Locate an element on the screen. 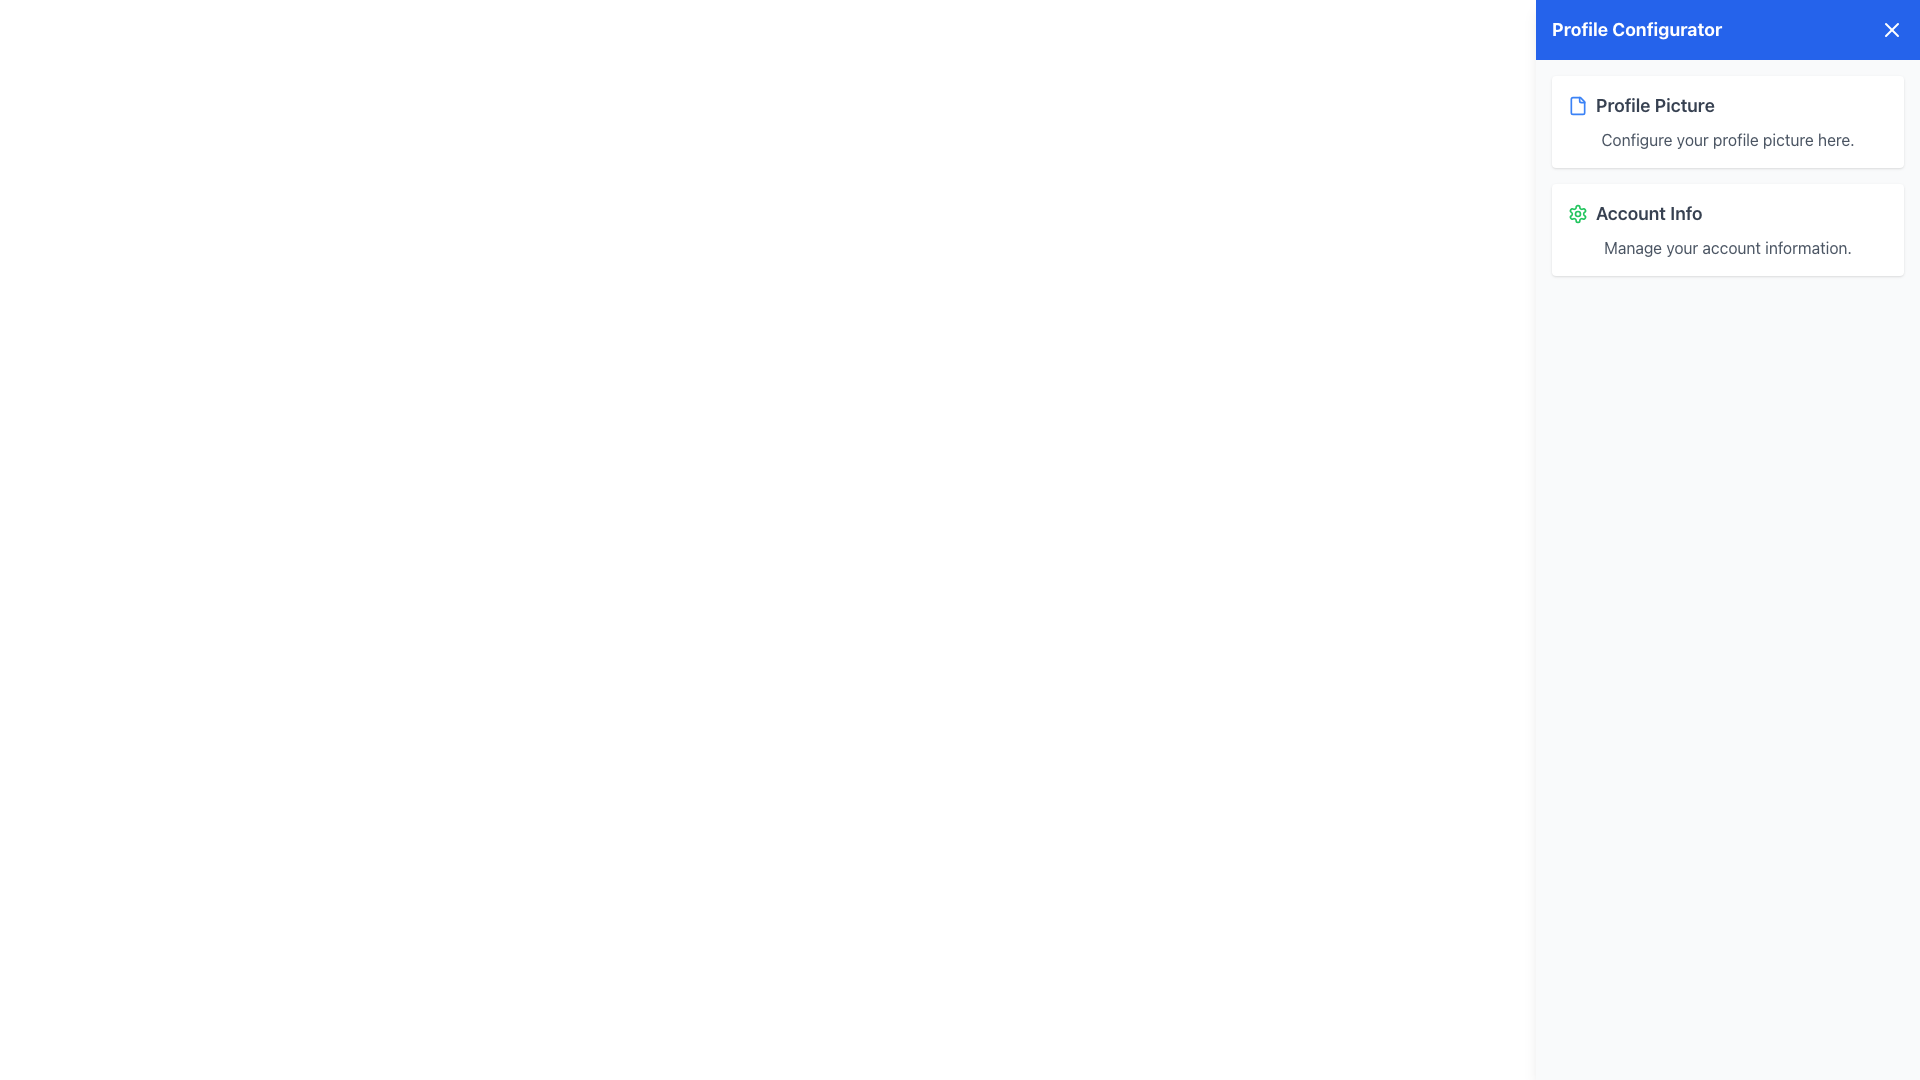 This screenshot has width=1920, height=1080. the close icon located in the top-right corner of the blue title bar labeled 'Profile Configurator' is located at coordinates (1890, 30).